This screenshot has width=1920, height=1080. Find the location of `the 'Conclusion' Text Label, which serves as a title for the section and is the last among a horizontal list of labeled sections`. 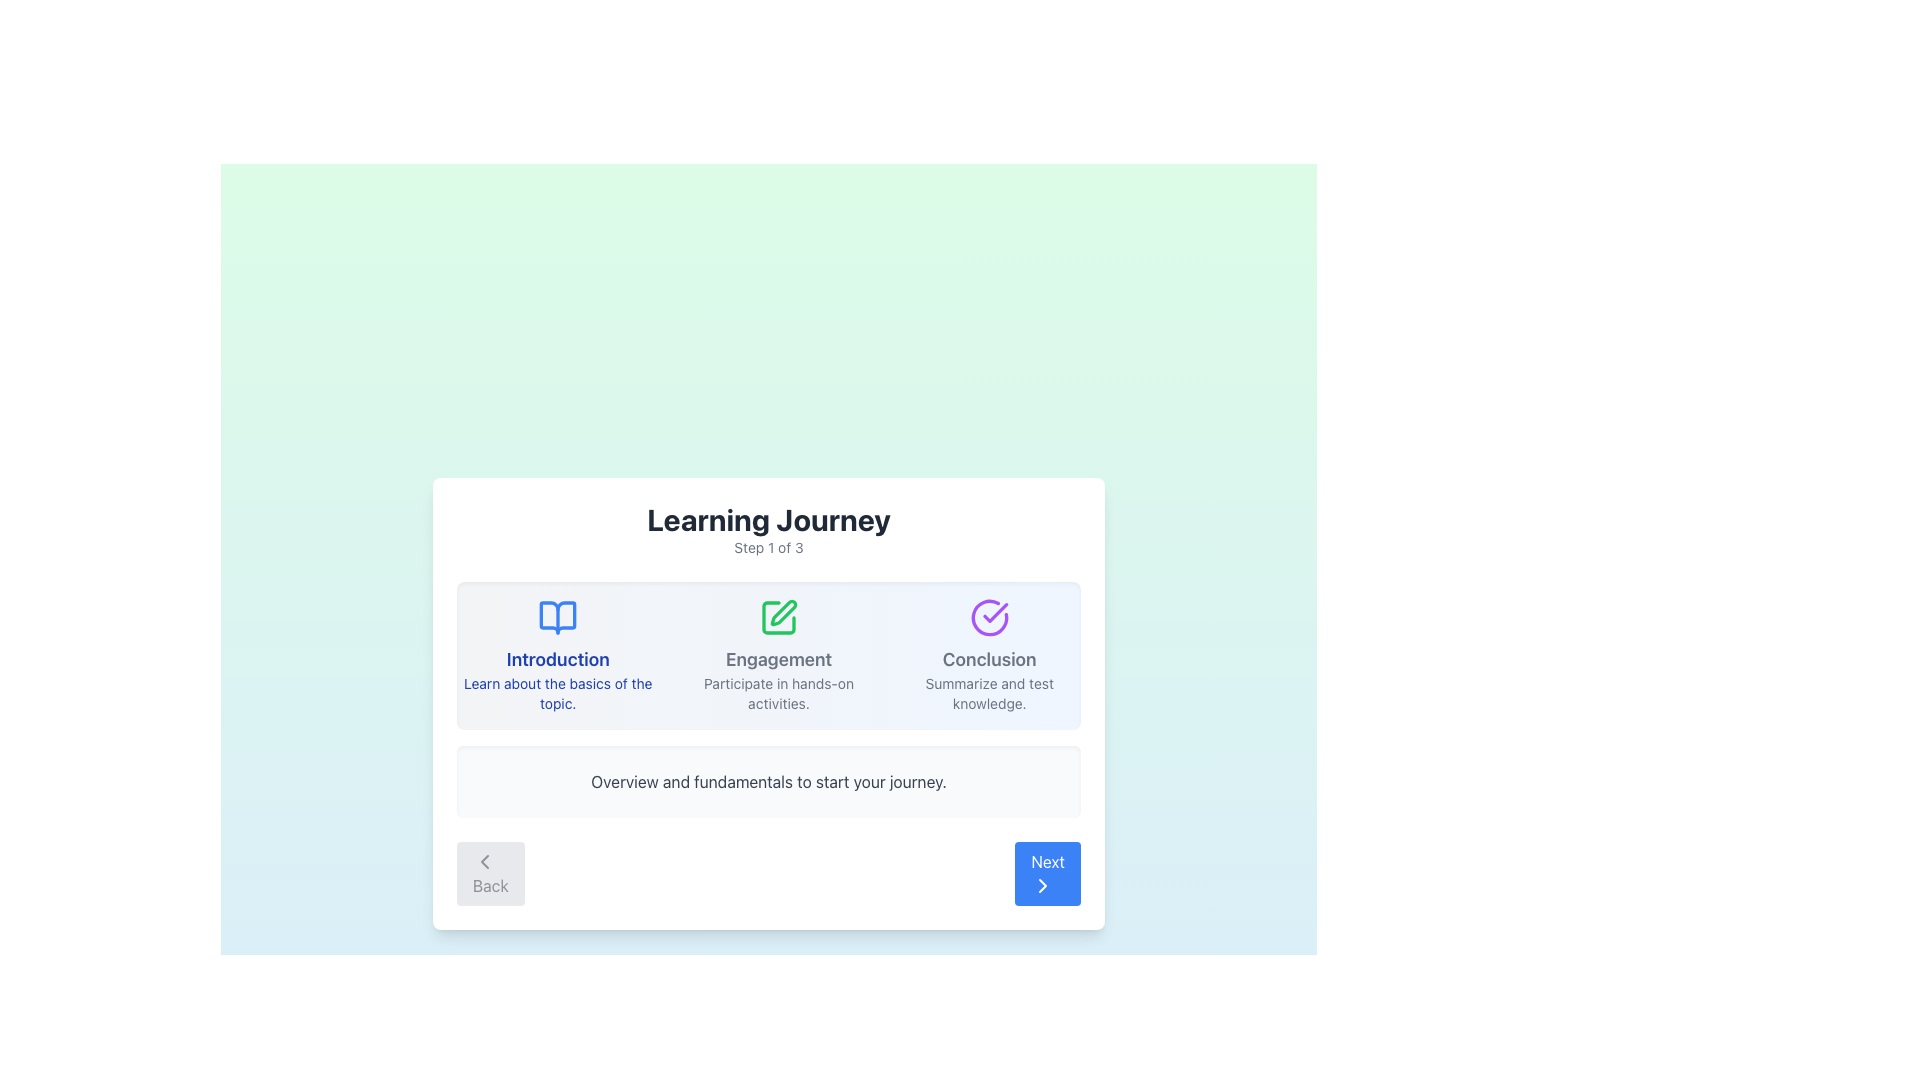

the 'Conclusion' Text Label, which serves as a title for the section and is the last among a horizontal list of labeled sections is located at coordinates (989, 659).